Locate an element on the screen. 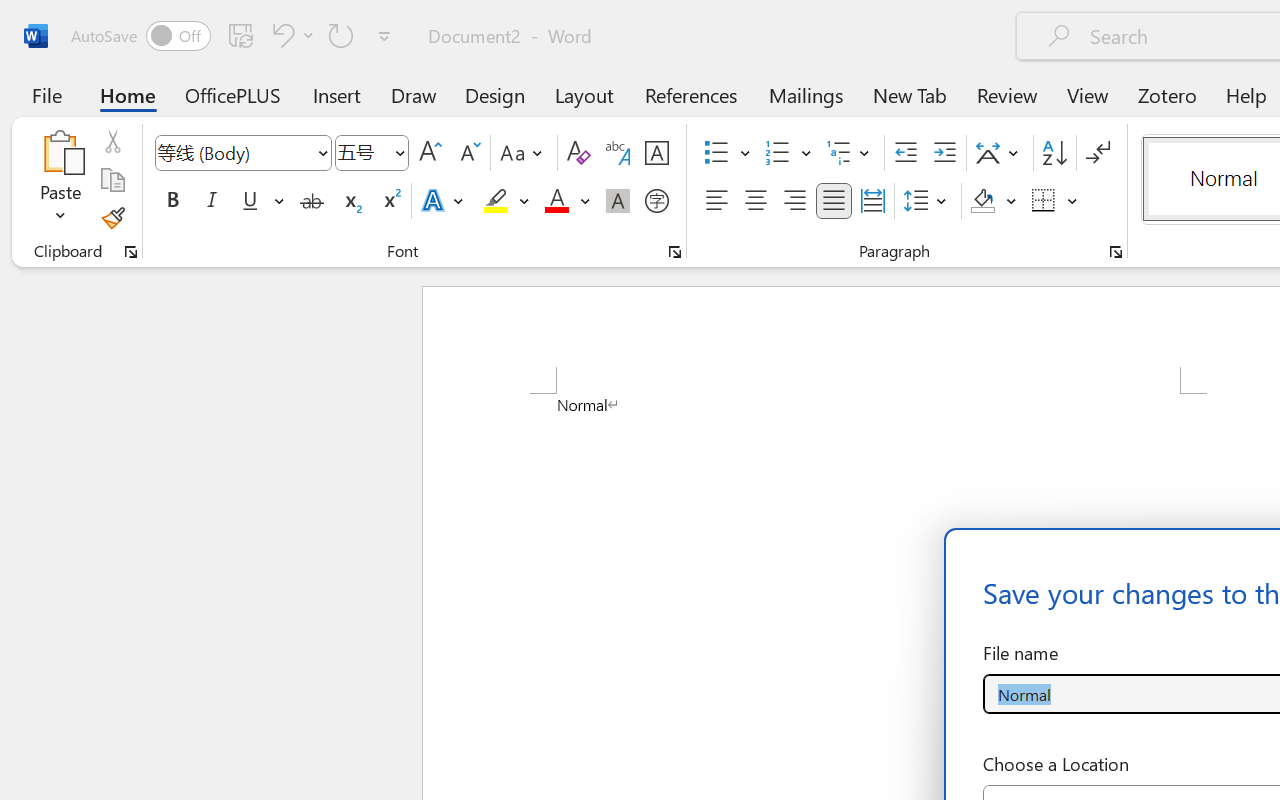 The height and width of the screenshot is (800, 1280). 'Enclose Characters...' is located at coordinates (656, 201).